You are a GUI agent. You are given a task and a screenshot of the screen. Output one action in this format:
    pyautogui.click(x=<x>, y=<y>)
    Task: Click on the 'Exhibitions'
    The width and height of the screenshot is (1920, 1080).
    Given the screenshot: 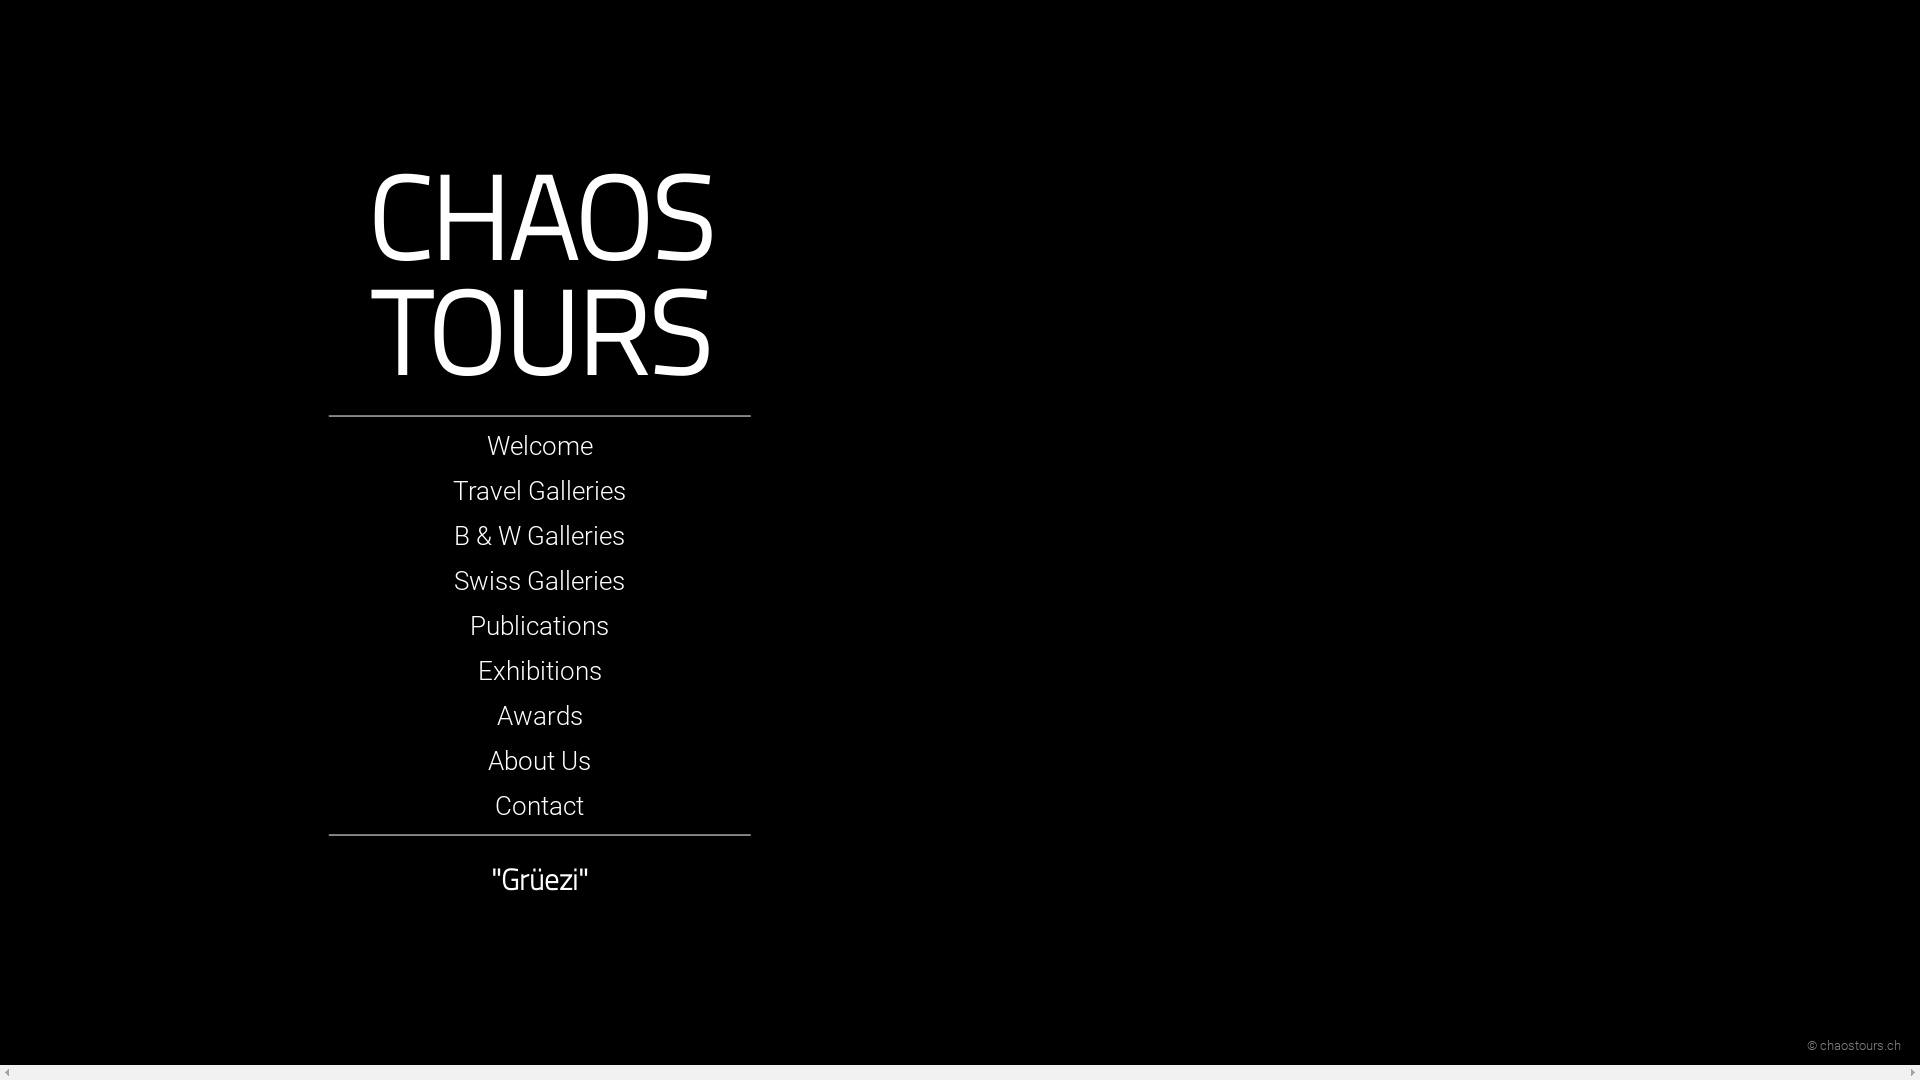 What is the action you would take?
    pyautogui.click(x=477, y=671)
    